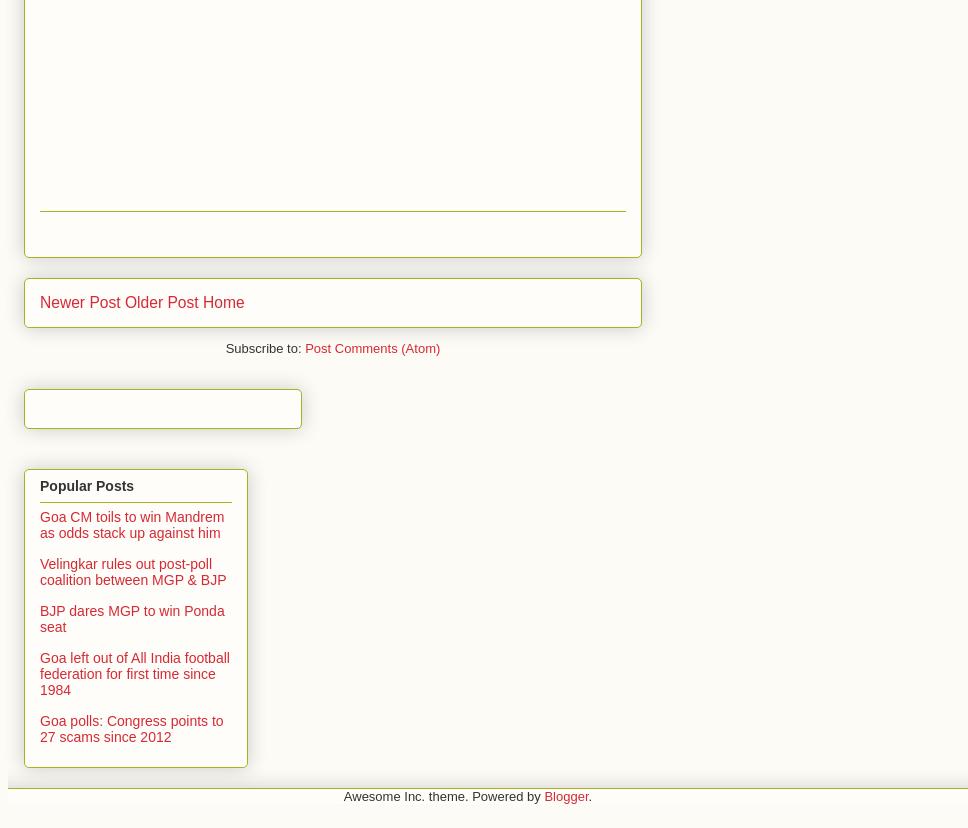 The image size is (968, 828). I want to click on 'Newer Post', so click(39, 301).